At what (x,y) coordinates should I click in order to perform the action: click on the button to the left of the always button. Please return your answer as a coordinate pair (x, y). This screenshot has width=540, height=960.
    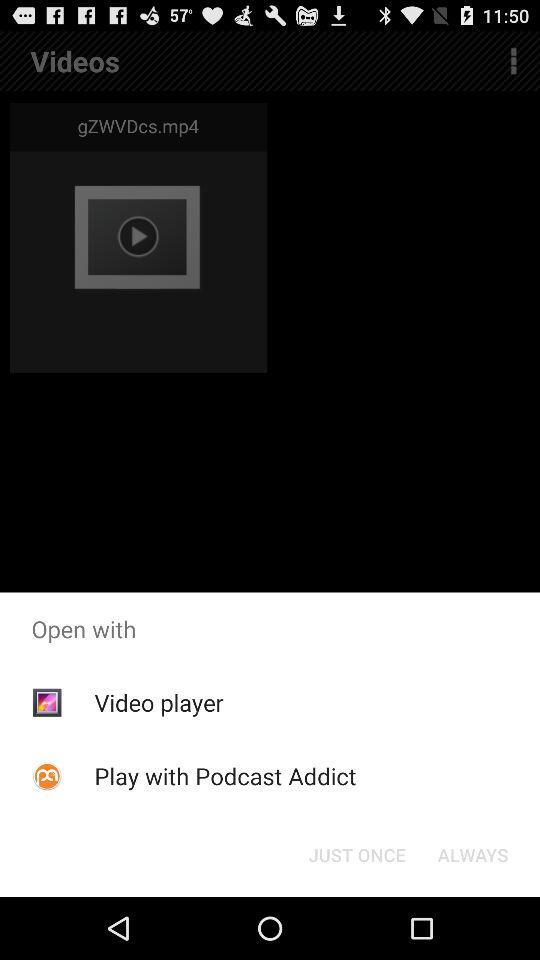
    Looking at the image, I should click on (356, 853).